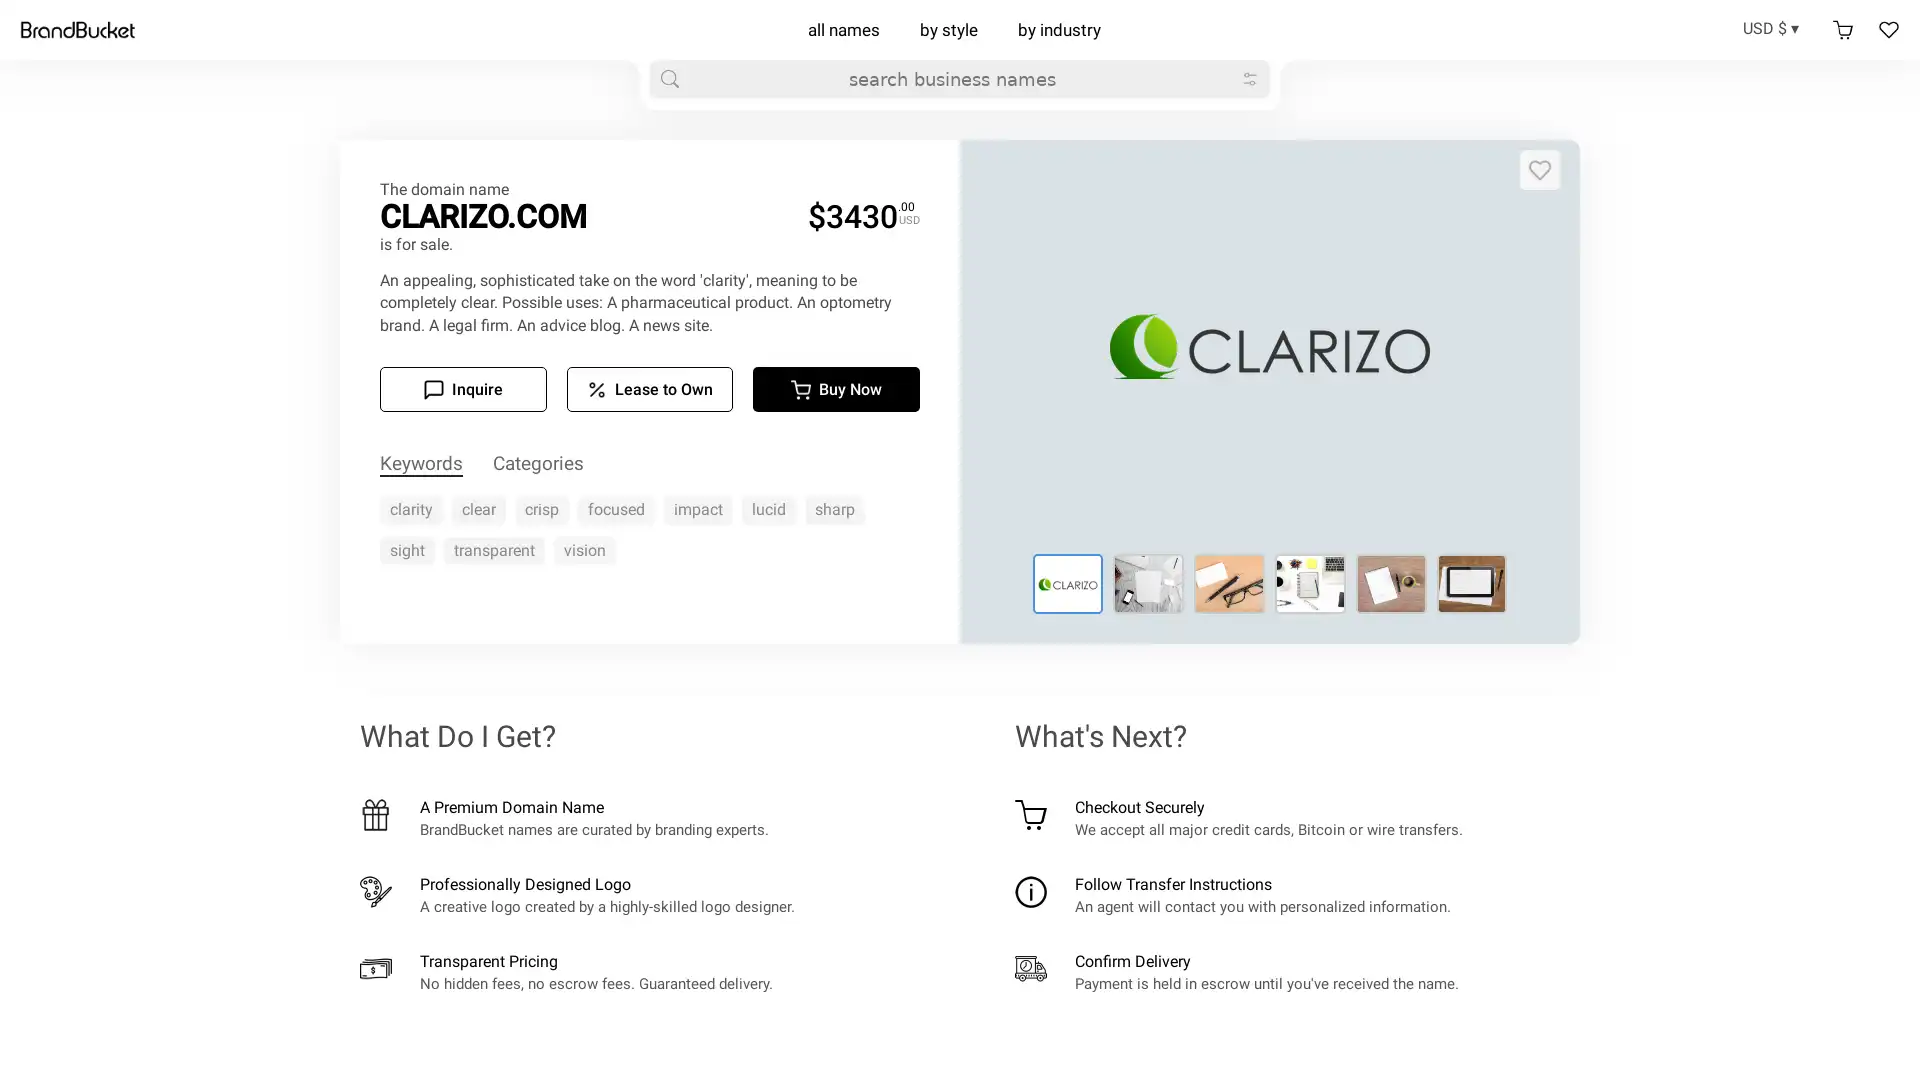 Image resolution: width=1920 pixels, height=1080 pixels. What do you see at coordinates (1228, 583) in the screenshot?
I see `Logo for clarizo.com` at bounding box center [1228, 583].